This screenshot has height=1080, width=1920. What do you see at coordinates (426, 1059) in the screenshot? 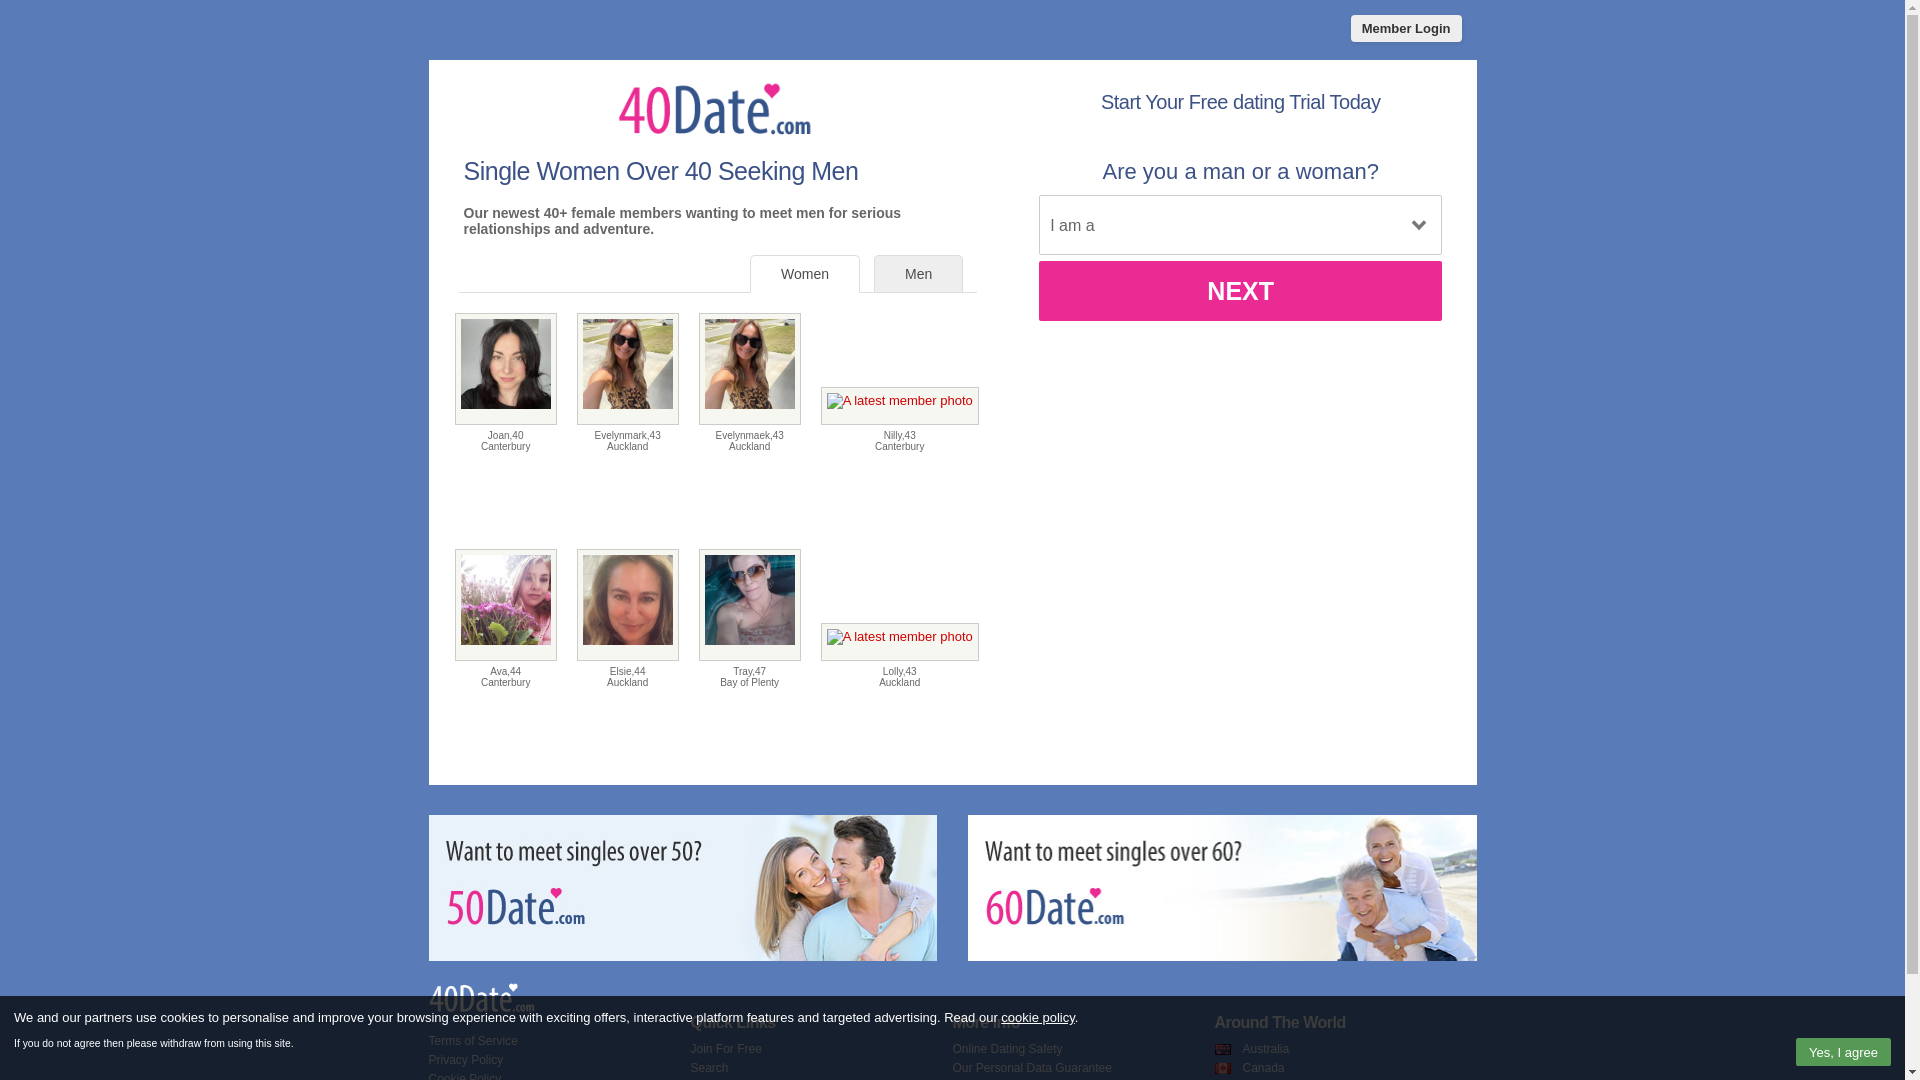
I see `'Privacy Policy'` at bounding box center [426, 1059].